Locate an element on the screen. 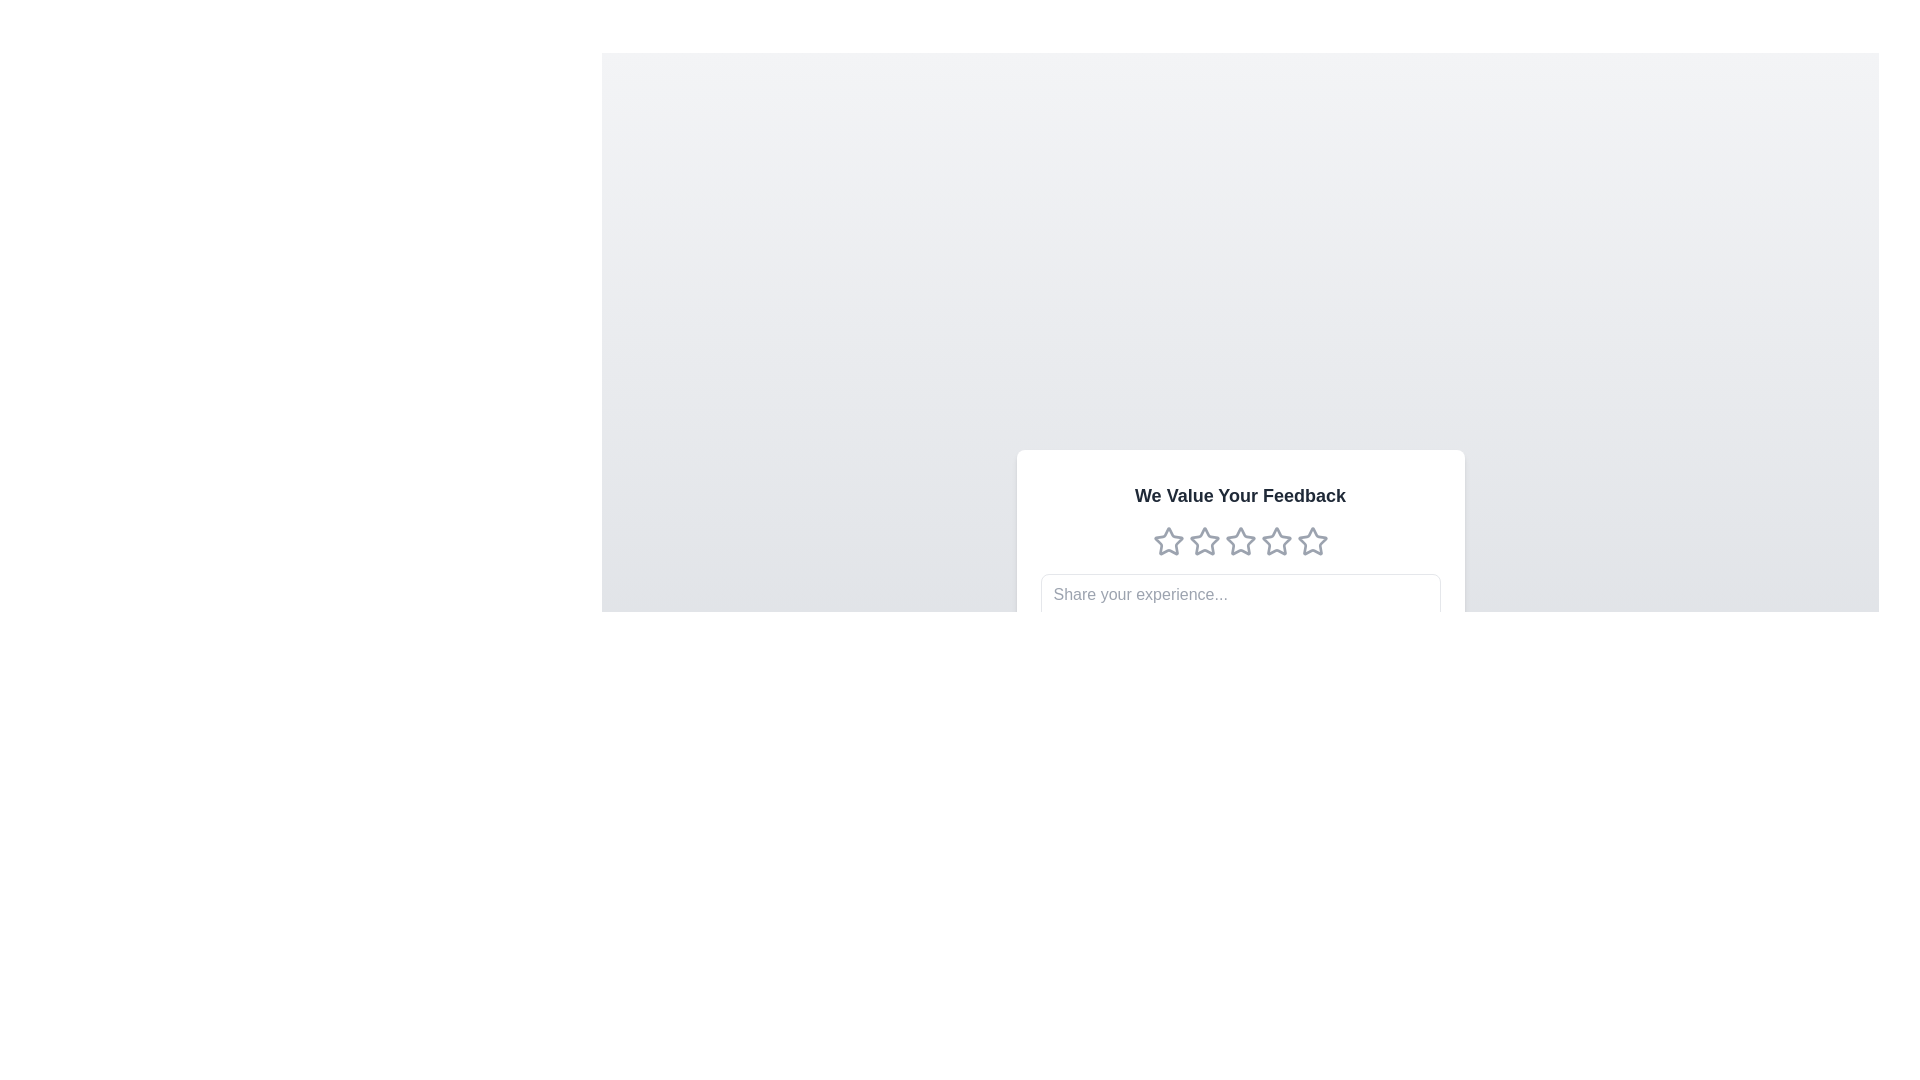  the last star icon in the rating input system is located at coordinates (1312, 542).